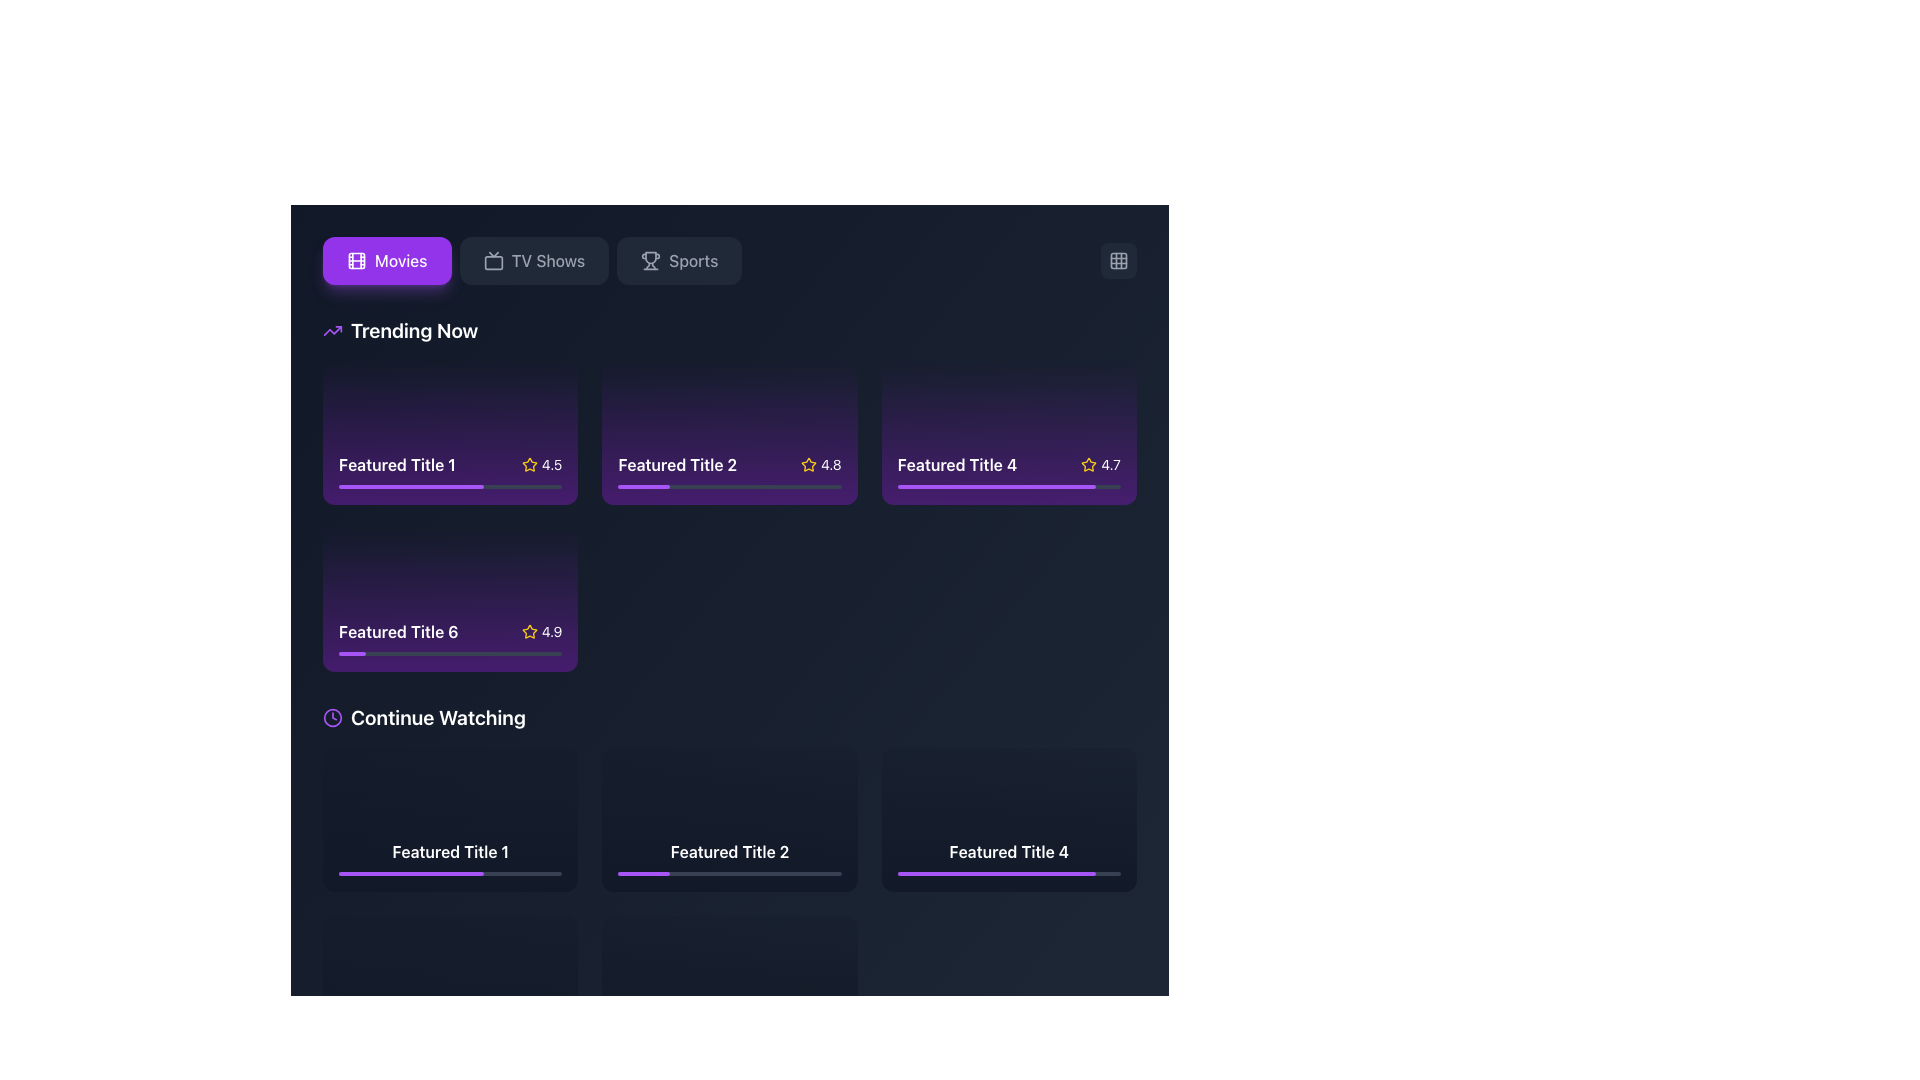  What do you see at coordinates (493, 262) in the screenshot?
I see `the small rectangular shape with rounded corners, which is part of the TV icon, located near the top right of the interface` at bounding box center [493, 262].